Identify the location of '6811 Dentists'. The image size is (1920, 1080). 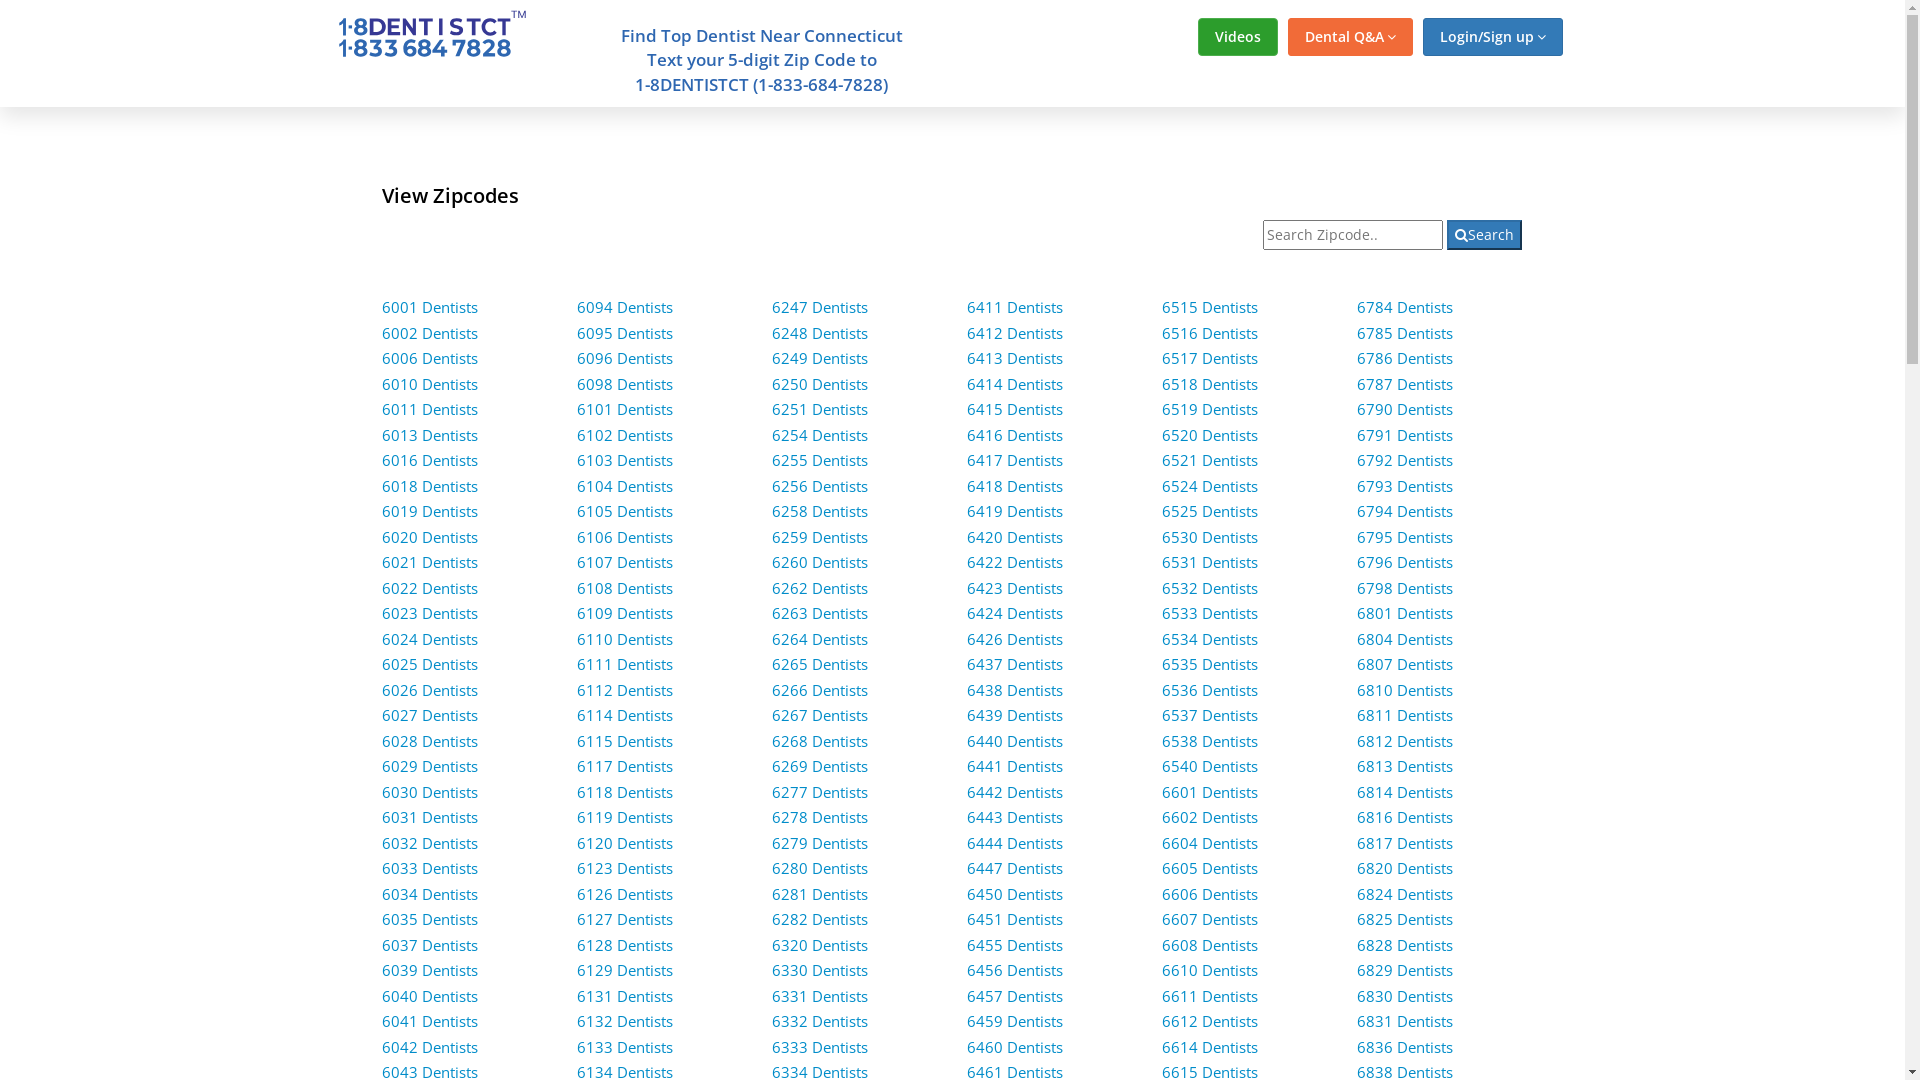
(1404, 713).